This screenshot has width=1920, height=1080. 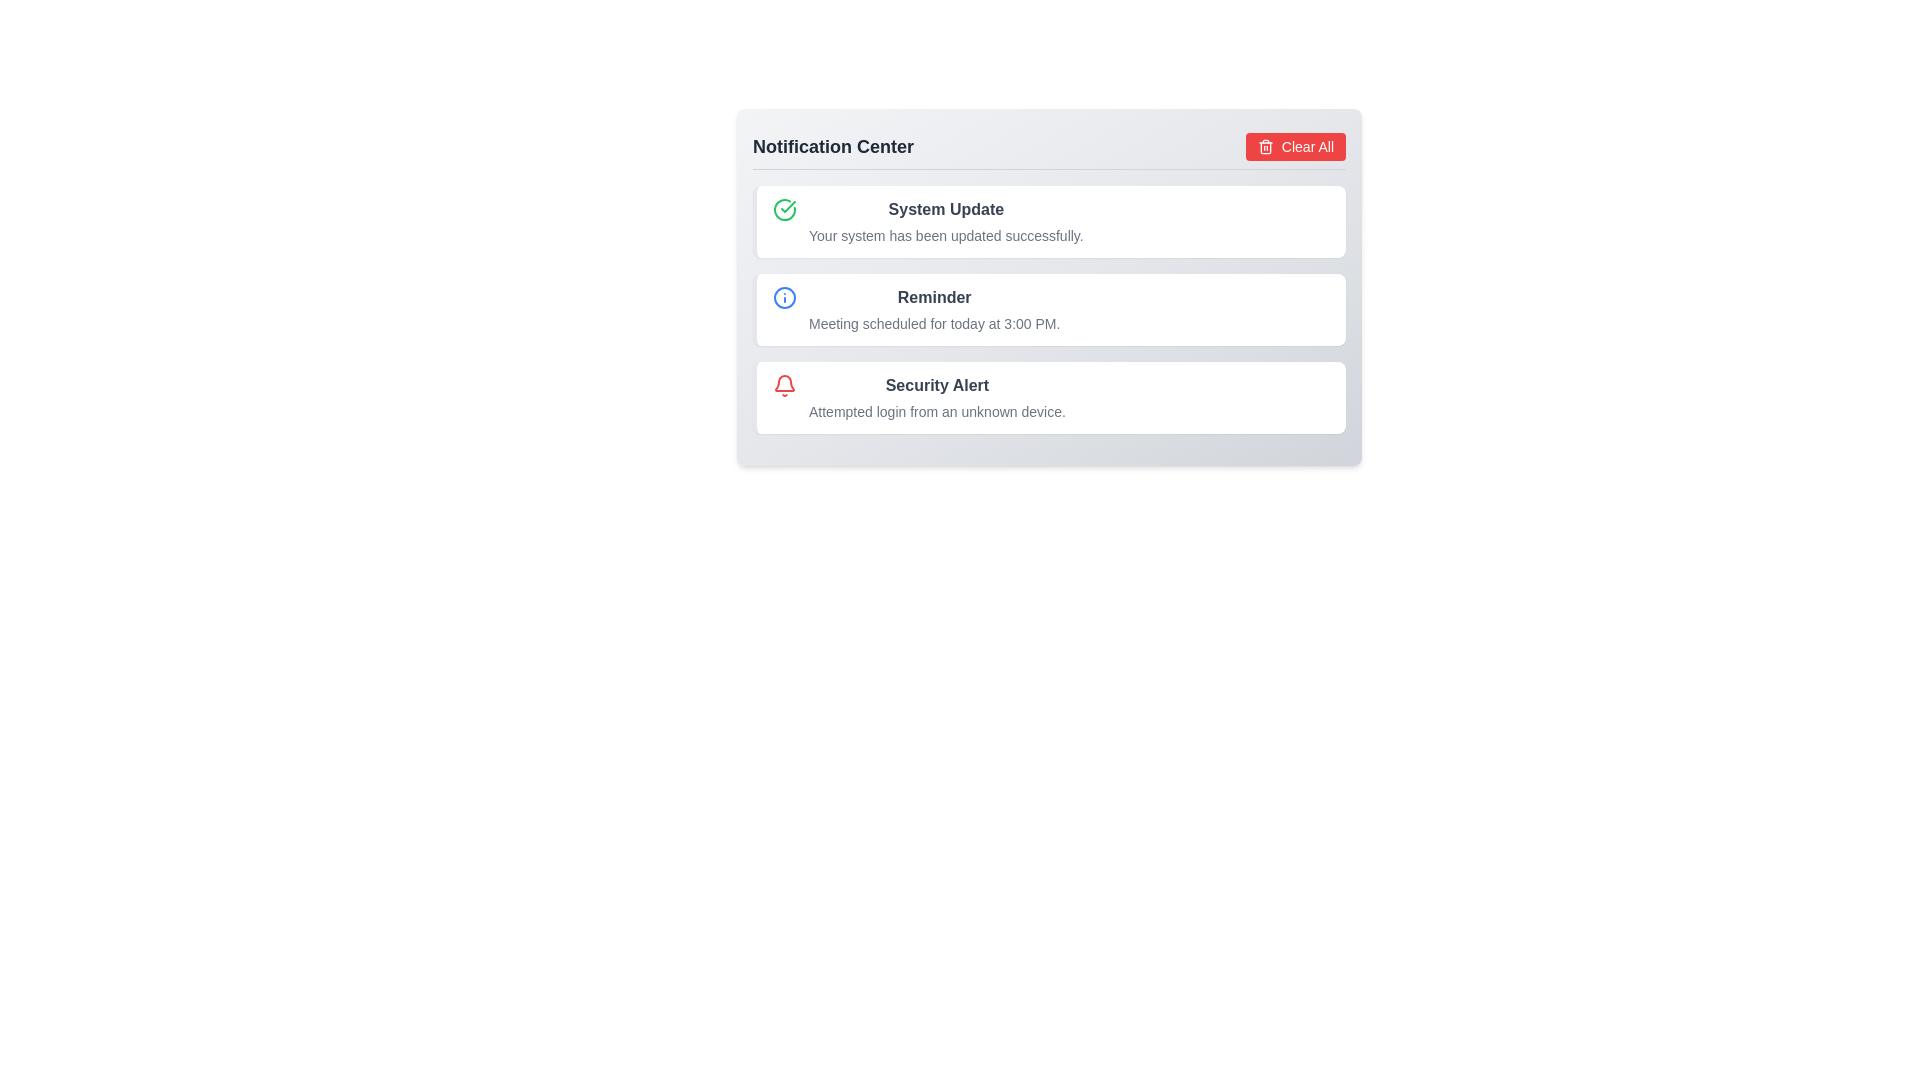 What do you see at coordinates (1048, 397) in the screenshot?
I see `the 'Security Alert' notification card, which is the third notification in the Notification Center` at bounding box center [1048, 397].